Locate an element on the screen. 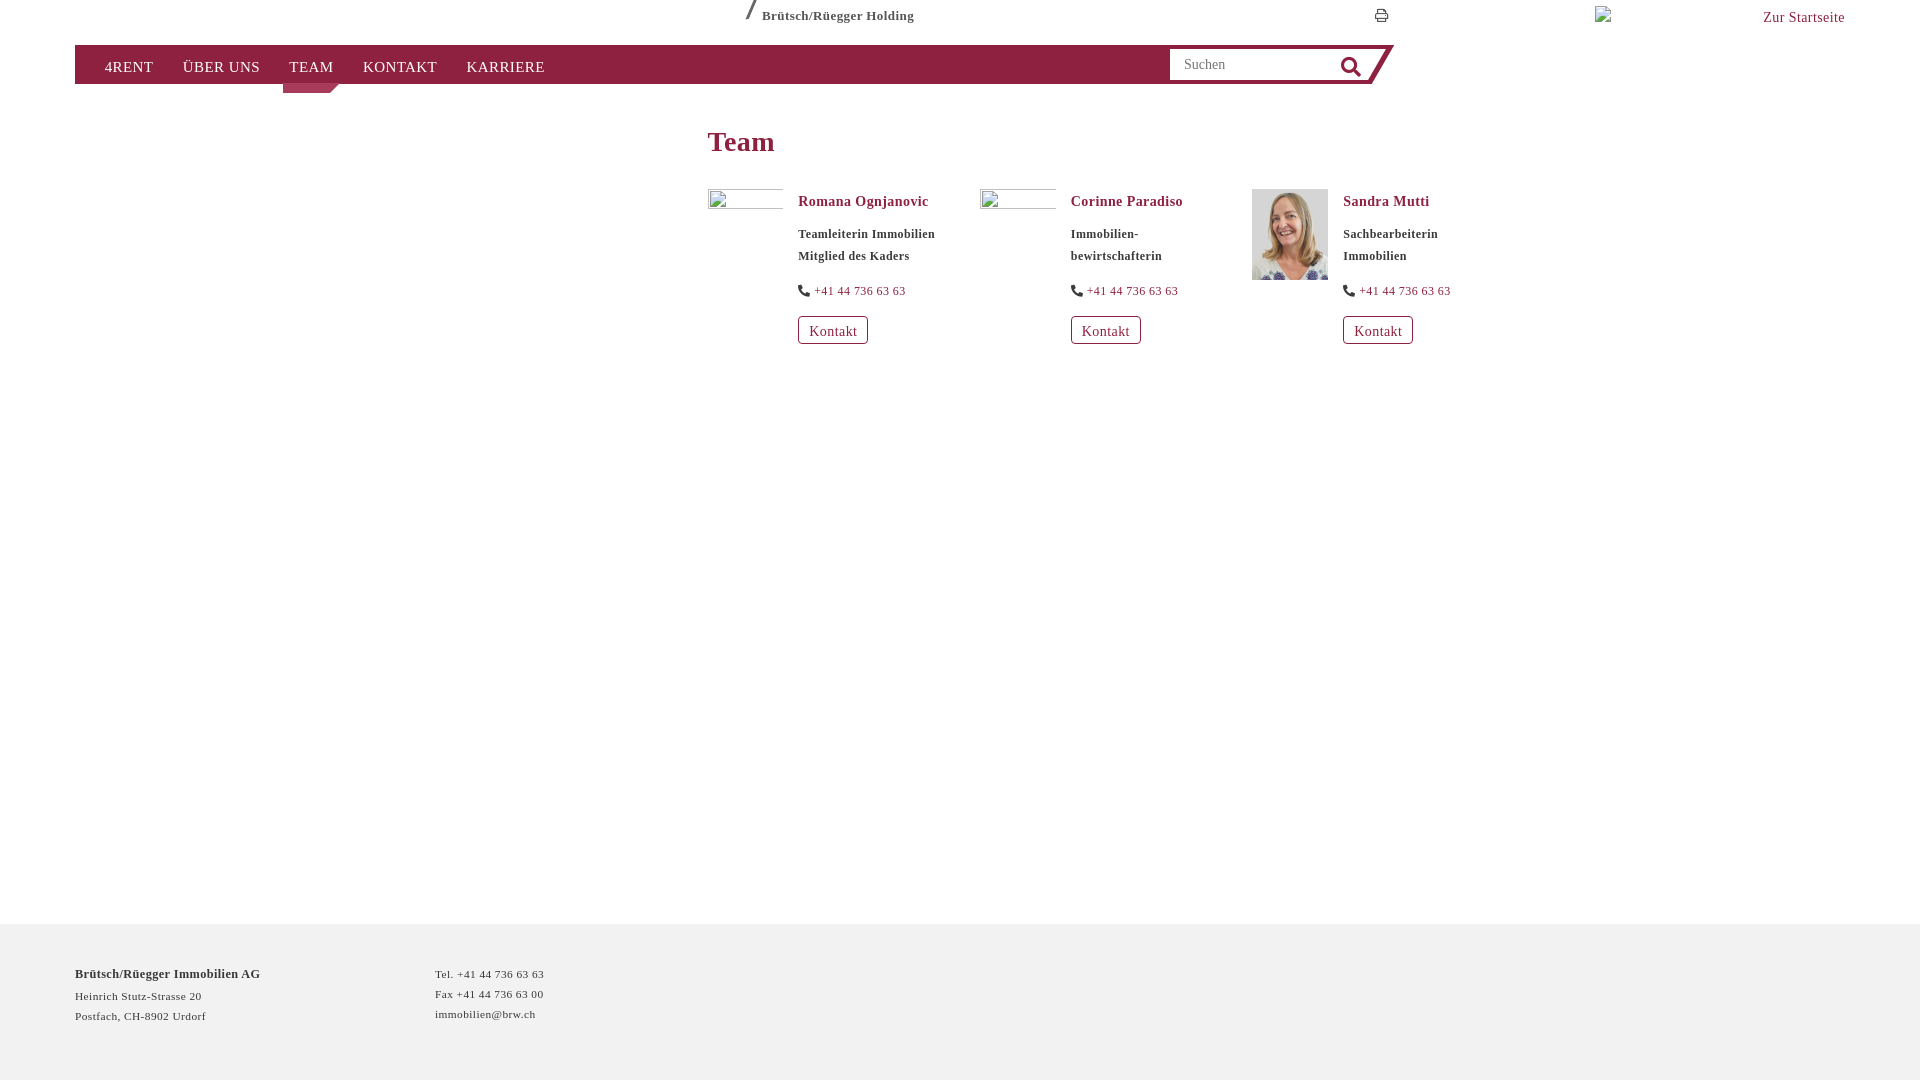  'KARRIERE' is located at coordinates (505, 64).